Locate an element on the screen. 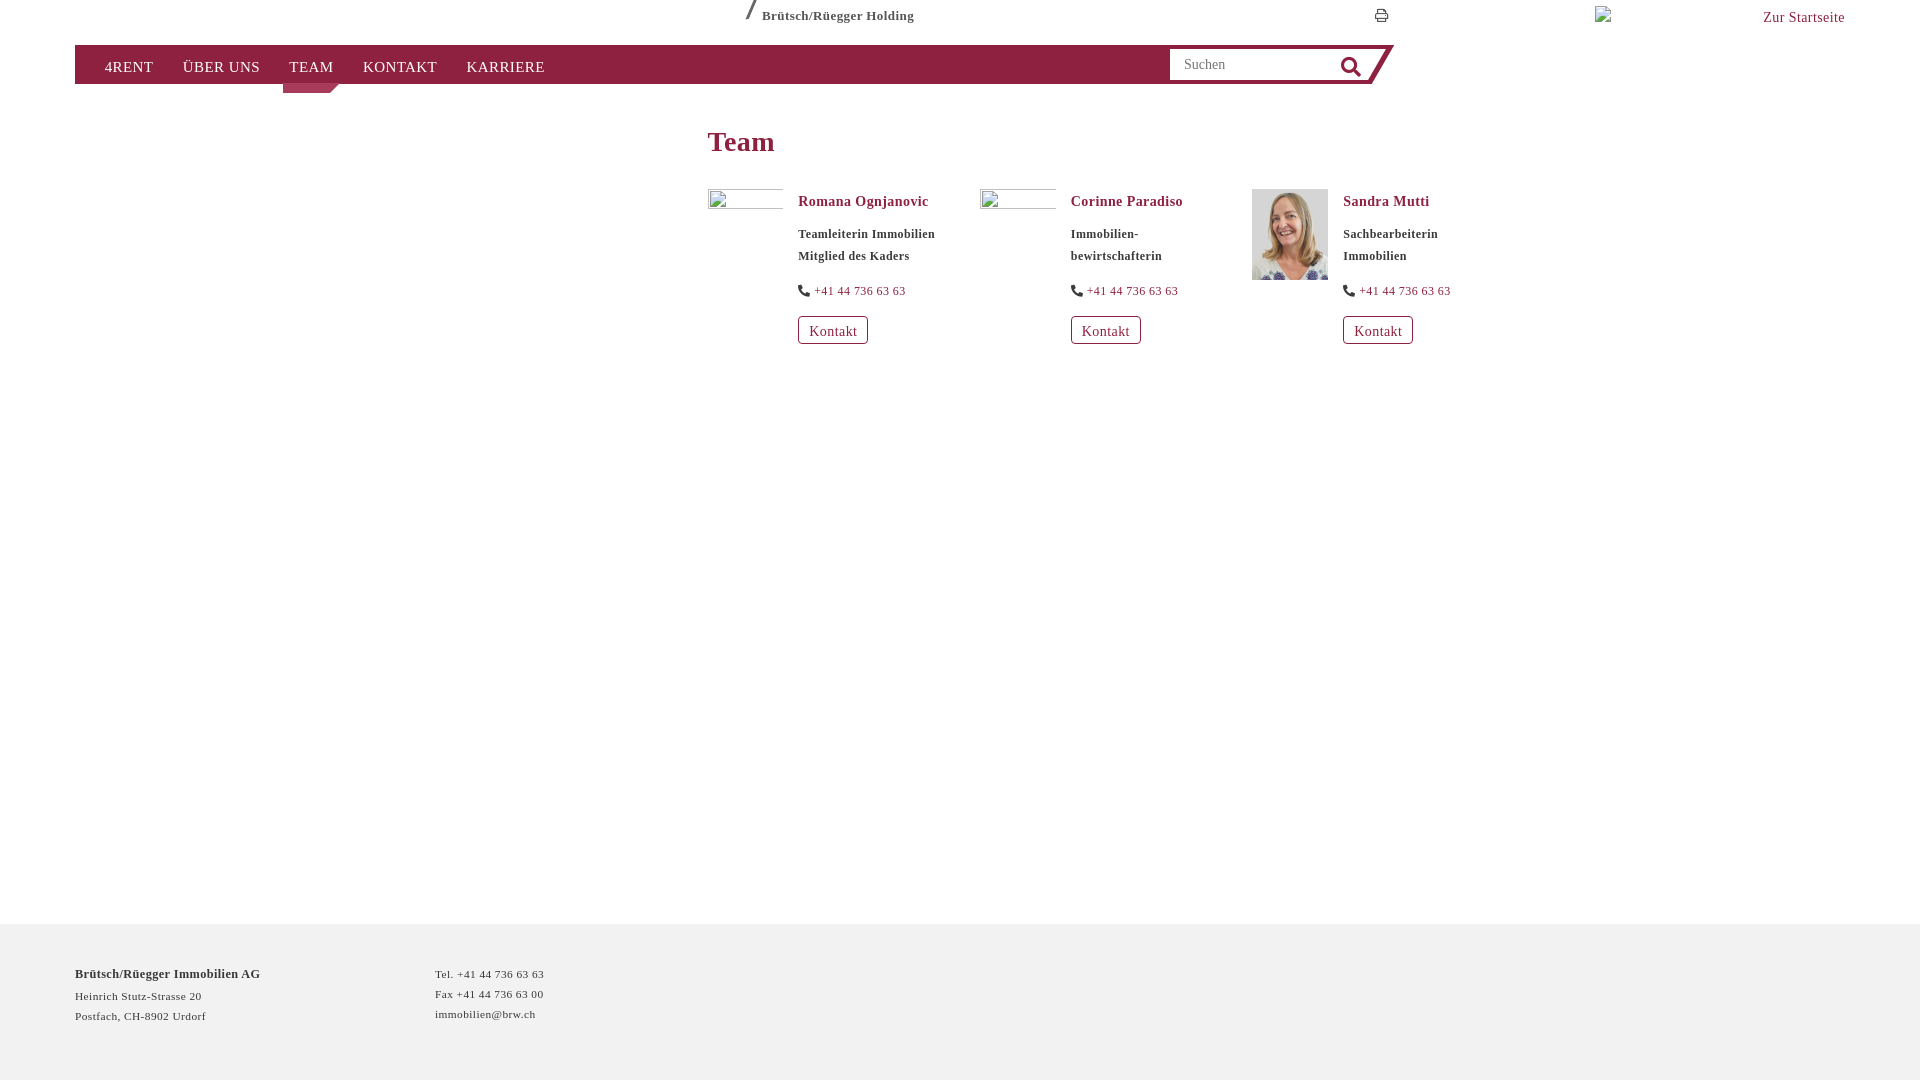  'KARRIERE' is located at coordinates (505, 64).